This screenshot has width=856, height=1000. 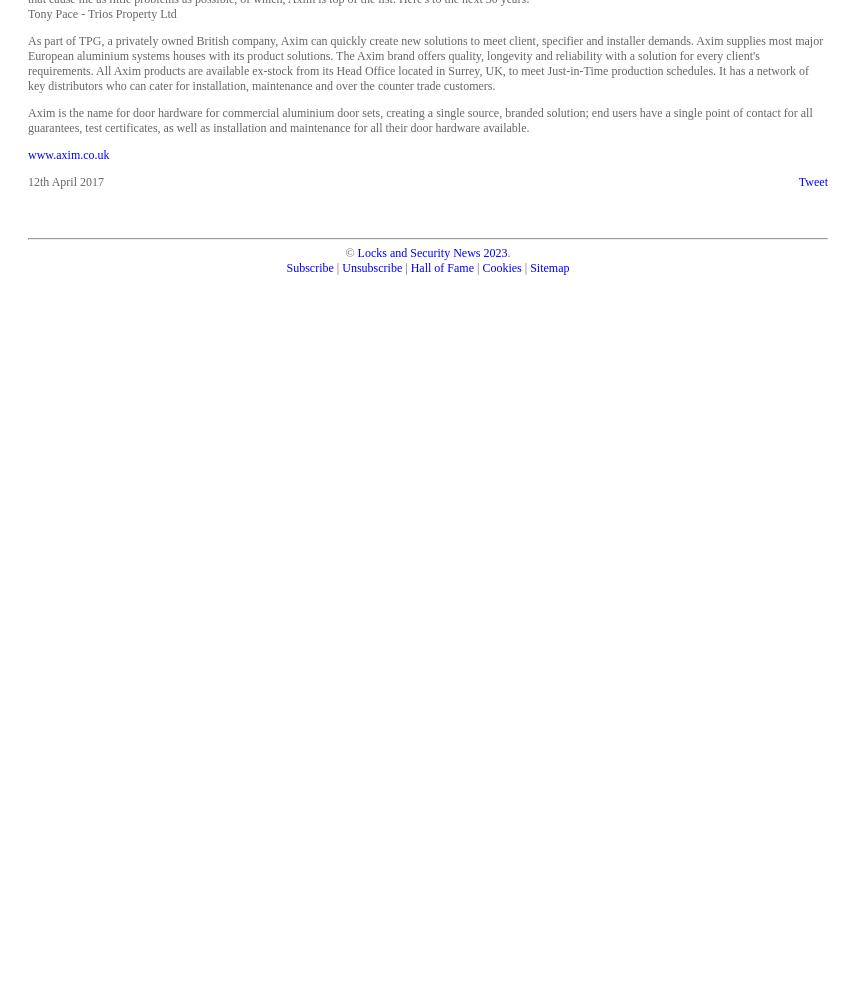 What do you see at coordinates (548, 268) in the screenshot?
I see `'Sitemap'` at bounding box center [548, 268].